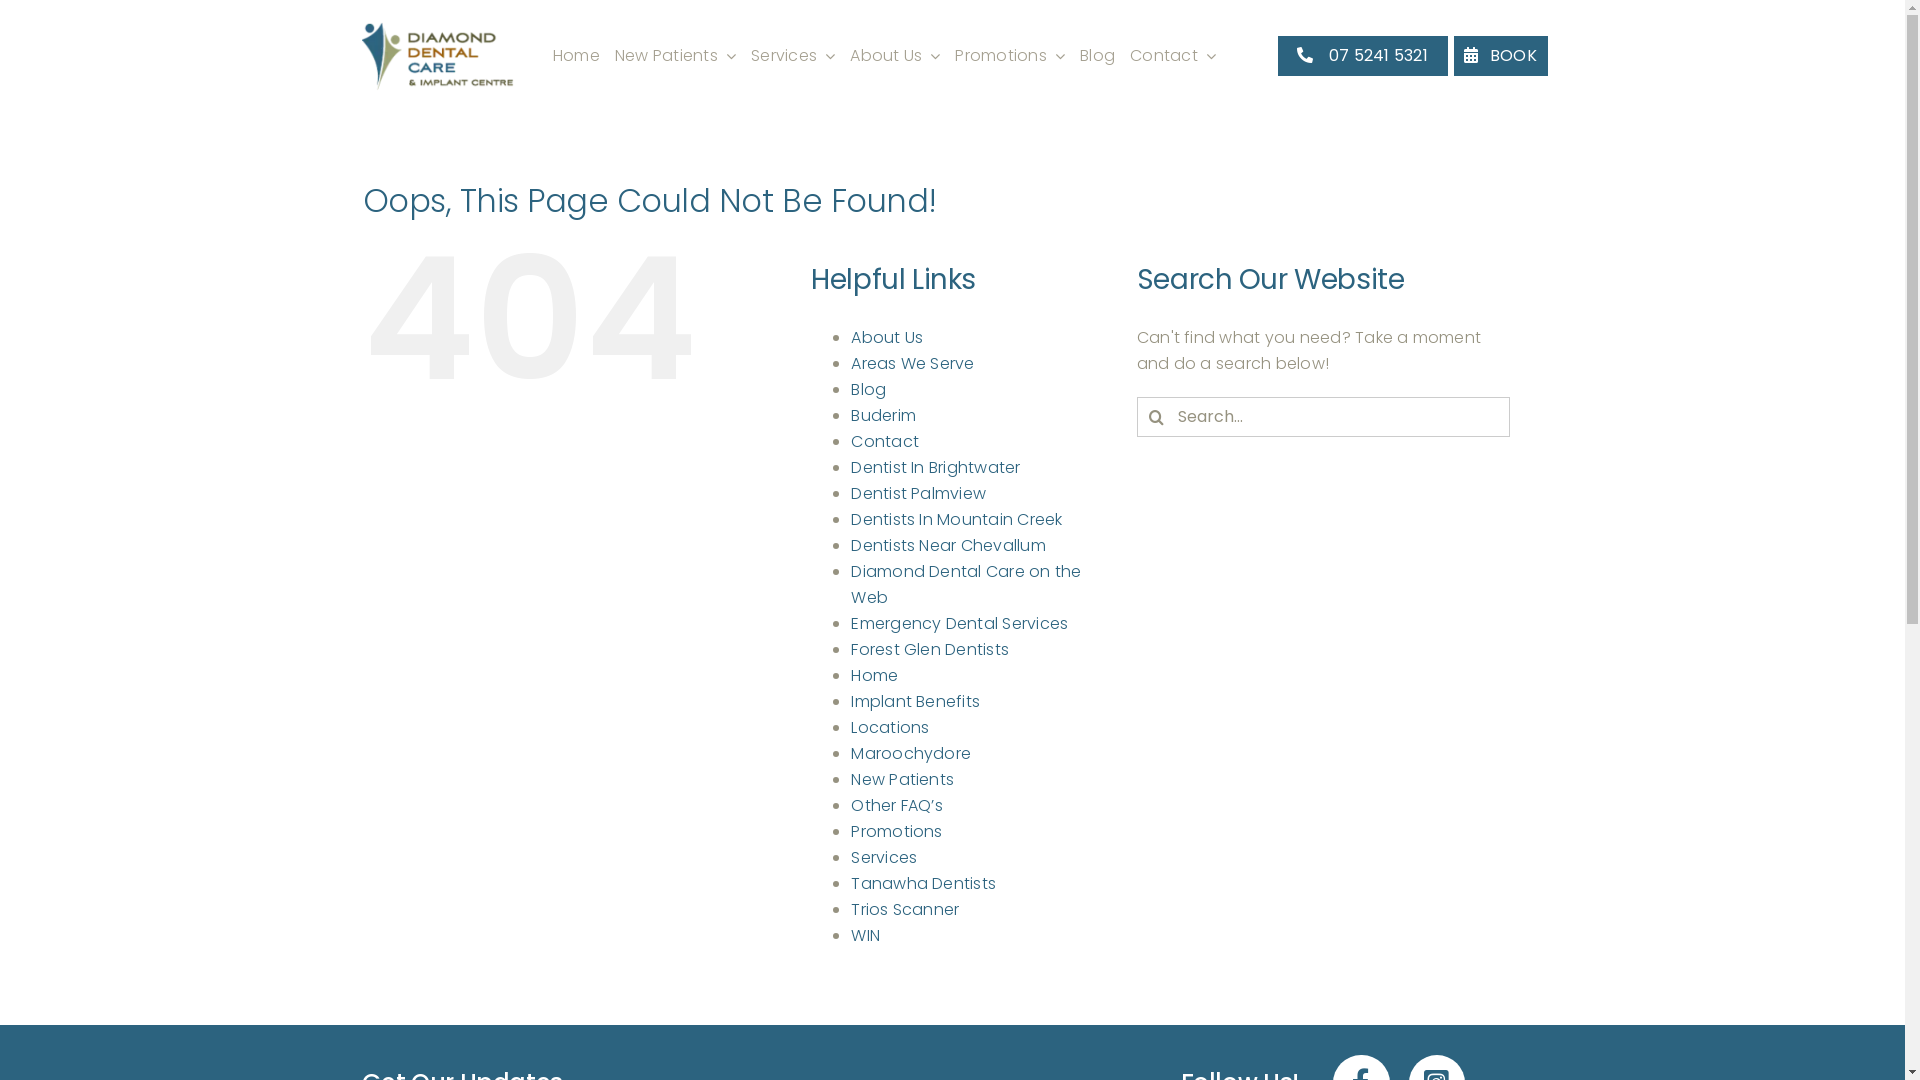 Image resolution: width=1920 pixels, height=1080 pixels. What do you see at coordinates (850, 727) in the screenshot?
I see `'Locations'` at bounding box center [850, 727].